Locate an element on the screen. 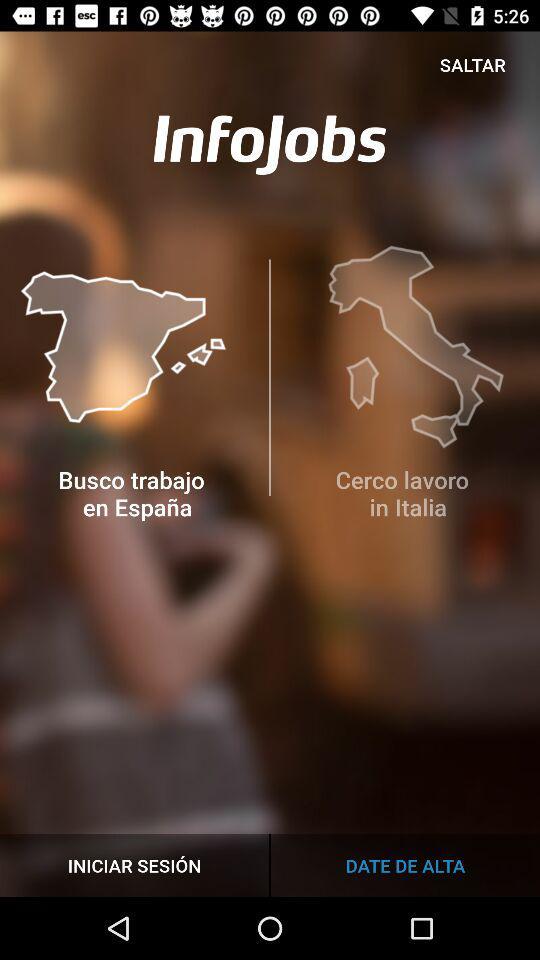 Image resolution: width=540 pixels, height=960 pixels. saltar item is located at coordinates (472, 64).